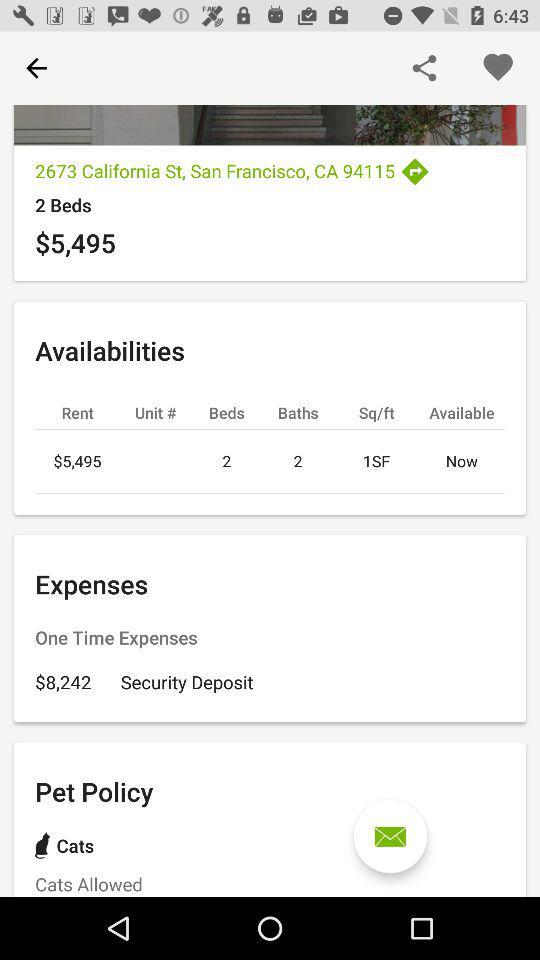  What do you see at coordinates (423, 68) in the screenshot?
I see `share on social media` at bounding box center [423, 68].